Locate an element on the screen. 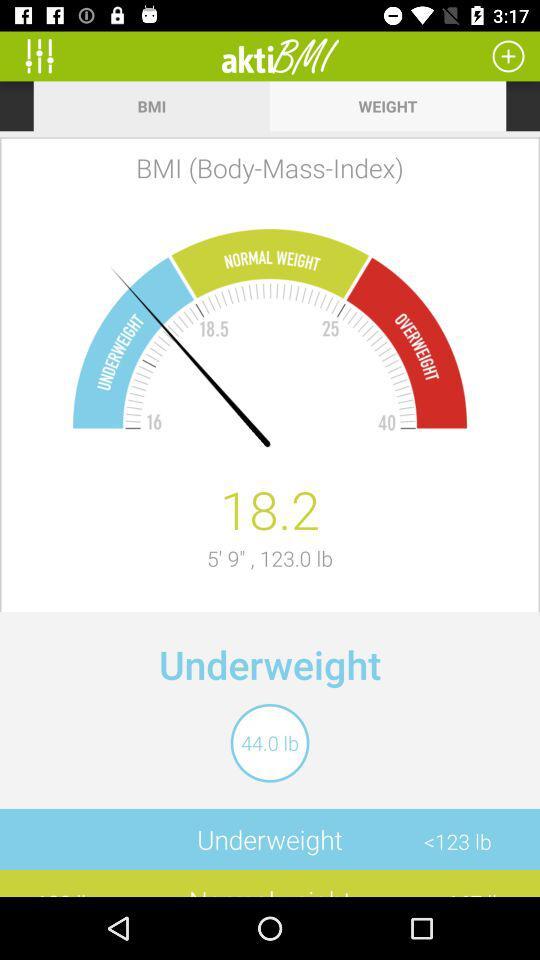  open settings is located at coordinates (46, 55).